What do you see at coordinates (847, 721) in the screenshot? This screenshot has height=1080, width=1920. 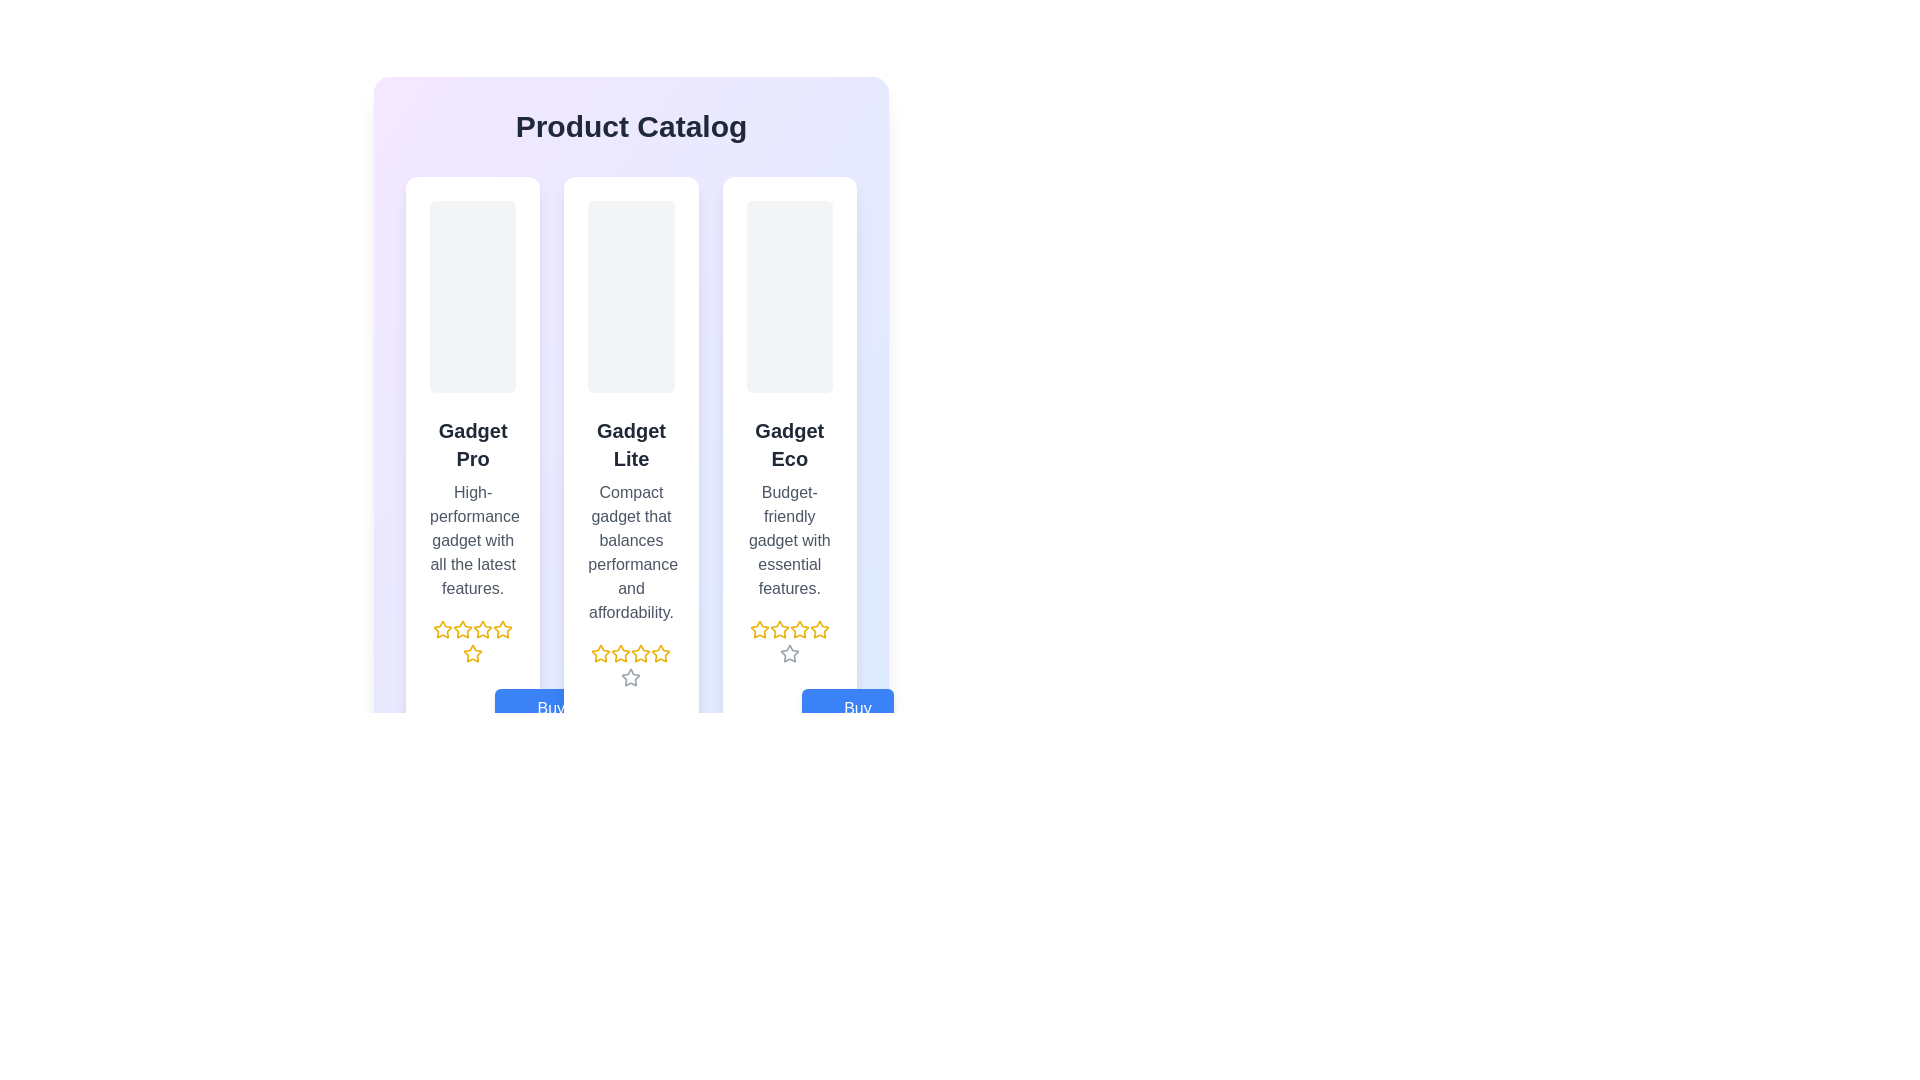 I see `the purchase button for the 'Gadget Eco' product, located in the lower section of its card` at bounding box center [847, 721].